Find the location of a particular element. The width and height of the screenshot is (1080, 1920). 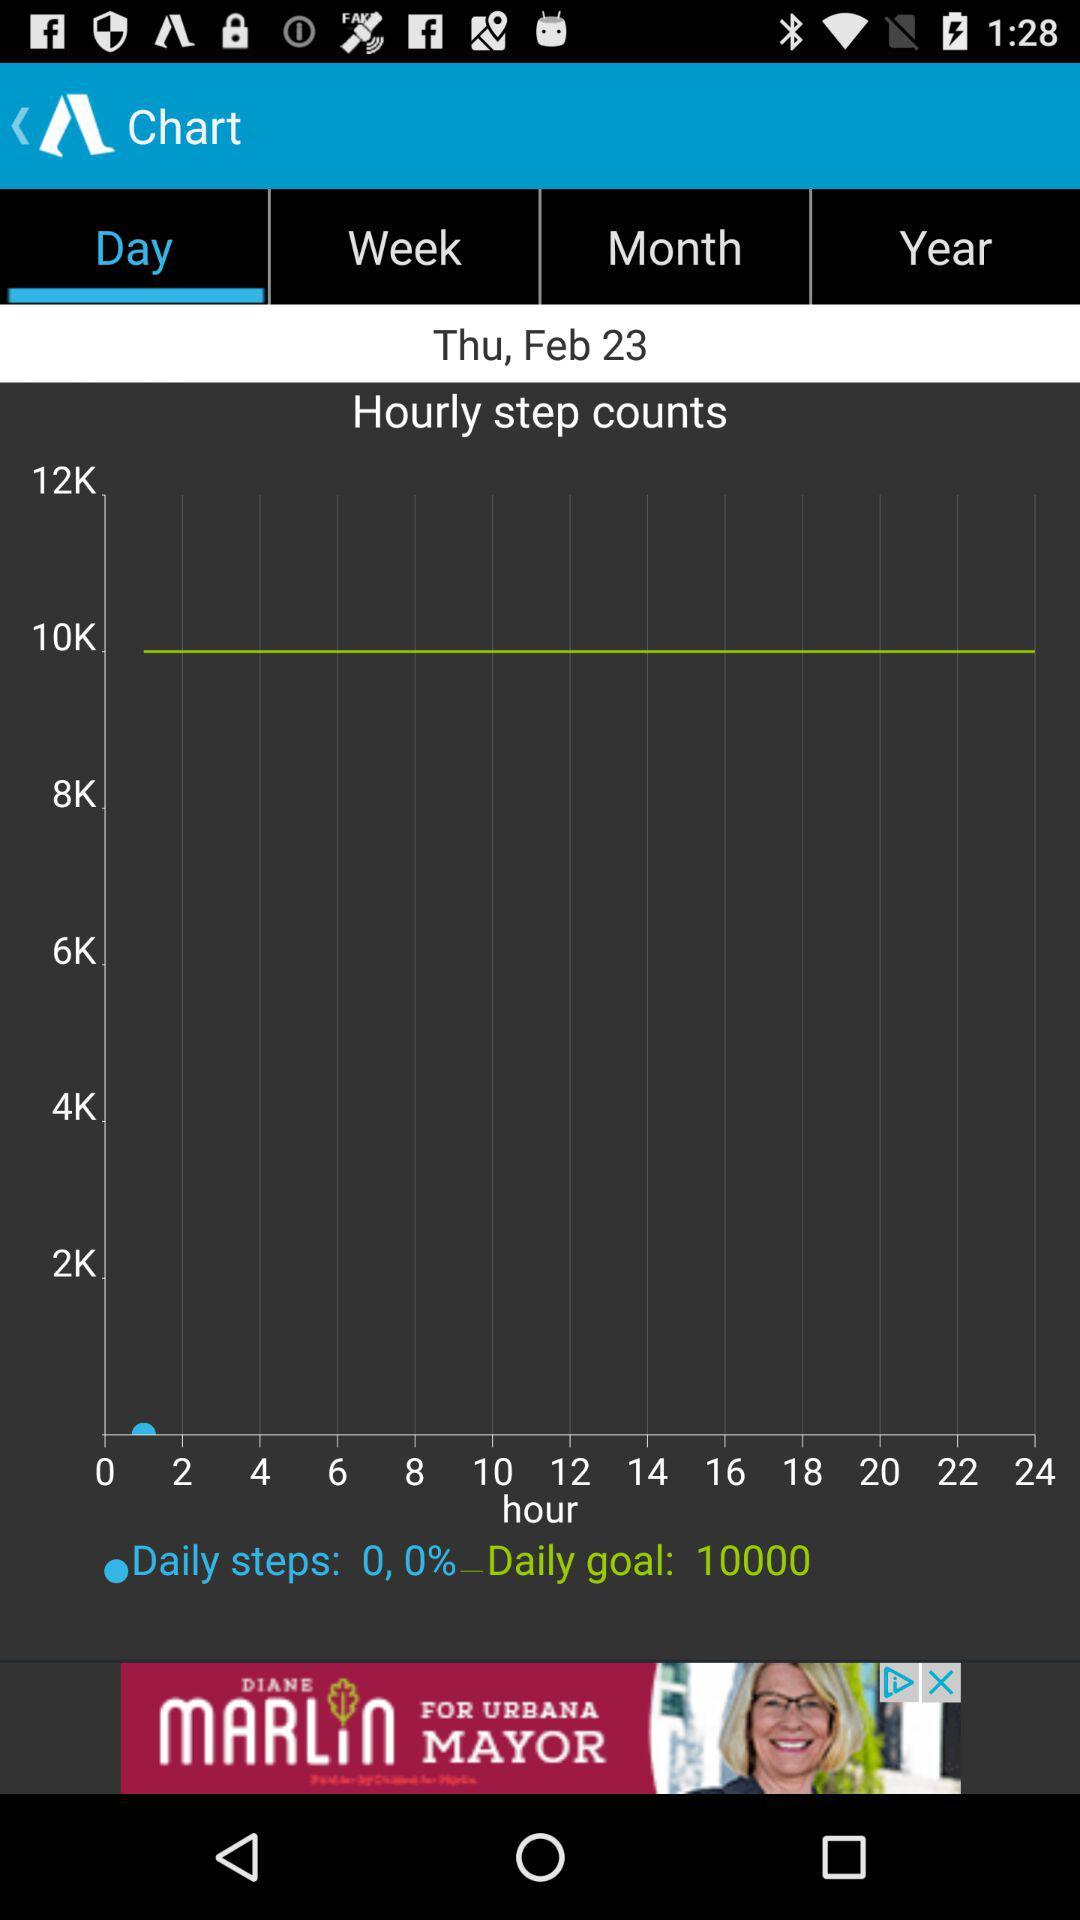

paid advertisement is located at coordinates (540, 1727).